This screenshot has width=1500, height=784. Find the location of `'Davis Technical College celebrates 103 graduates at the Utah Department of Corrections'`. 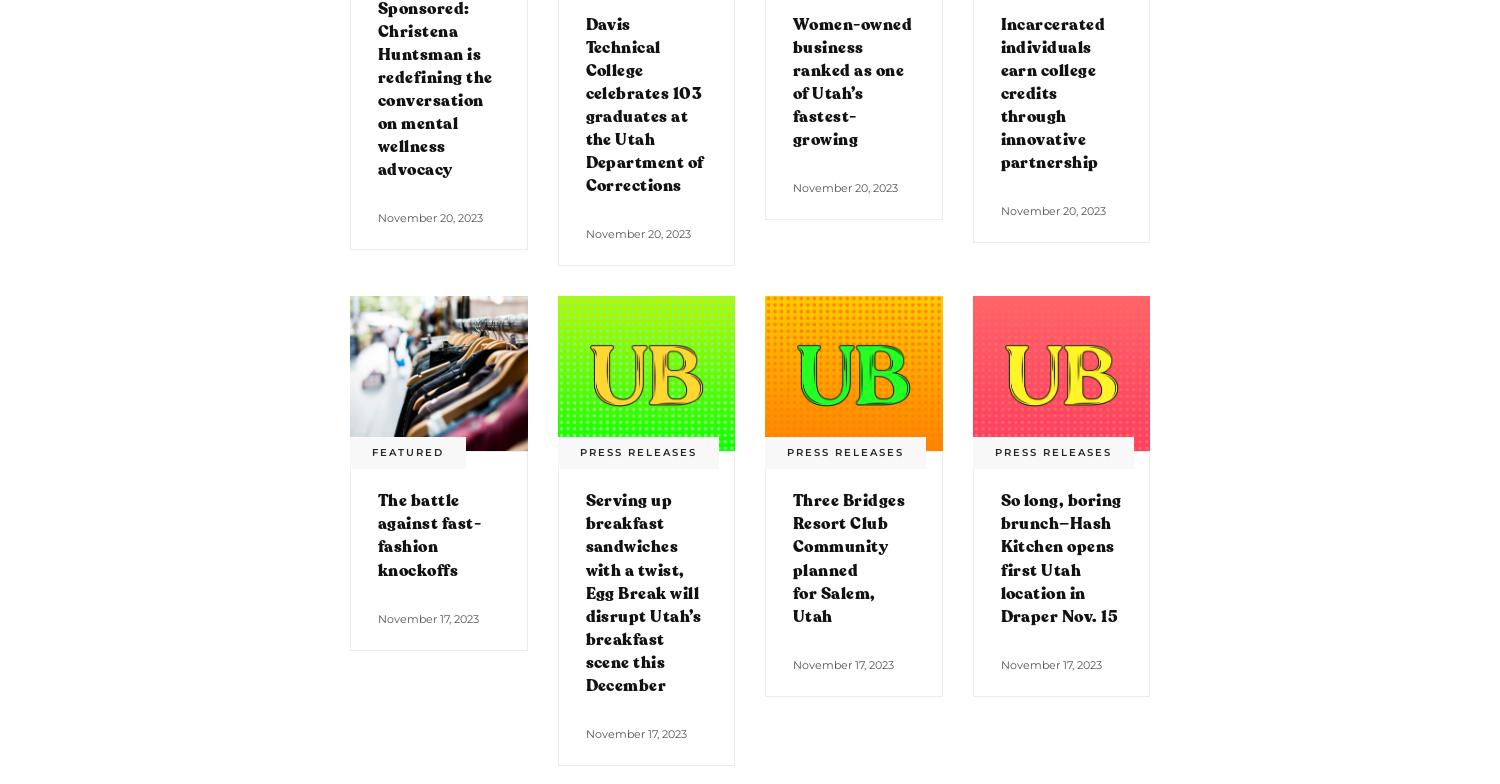

'Davis Technical College celebrates 103 graduates at the Utah Department of Corrections' is located at coordinates (643, 104).